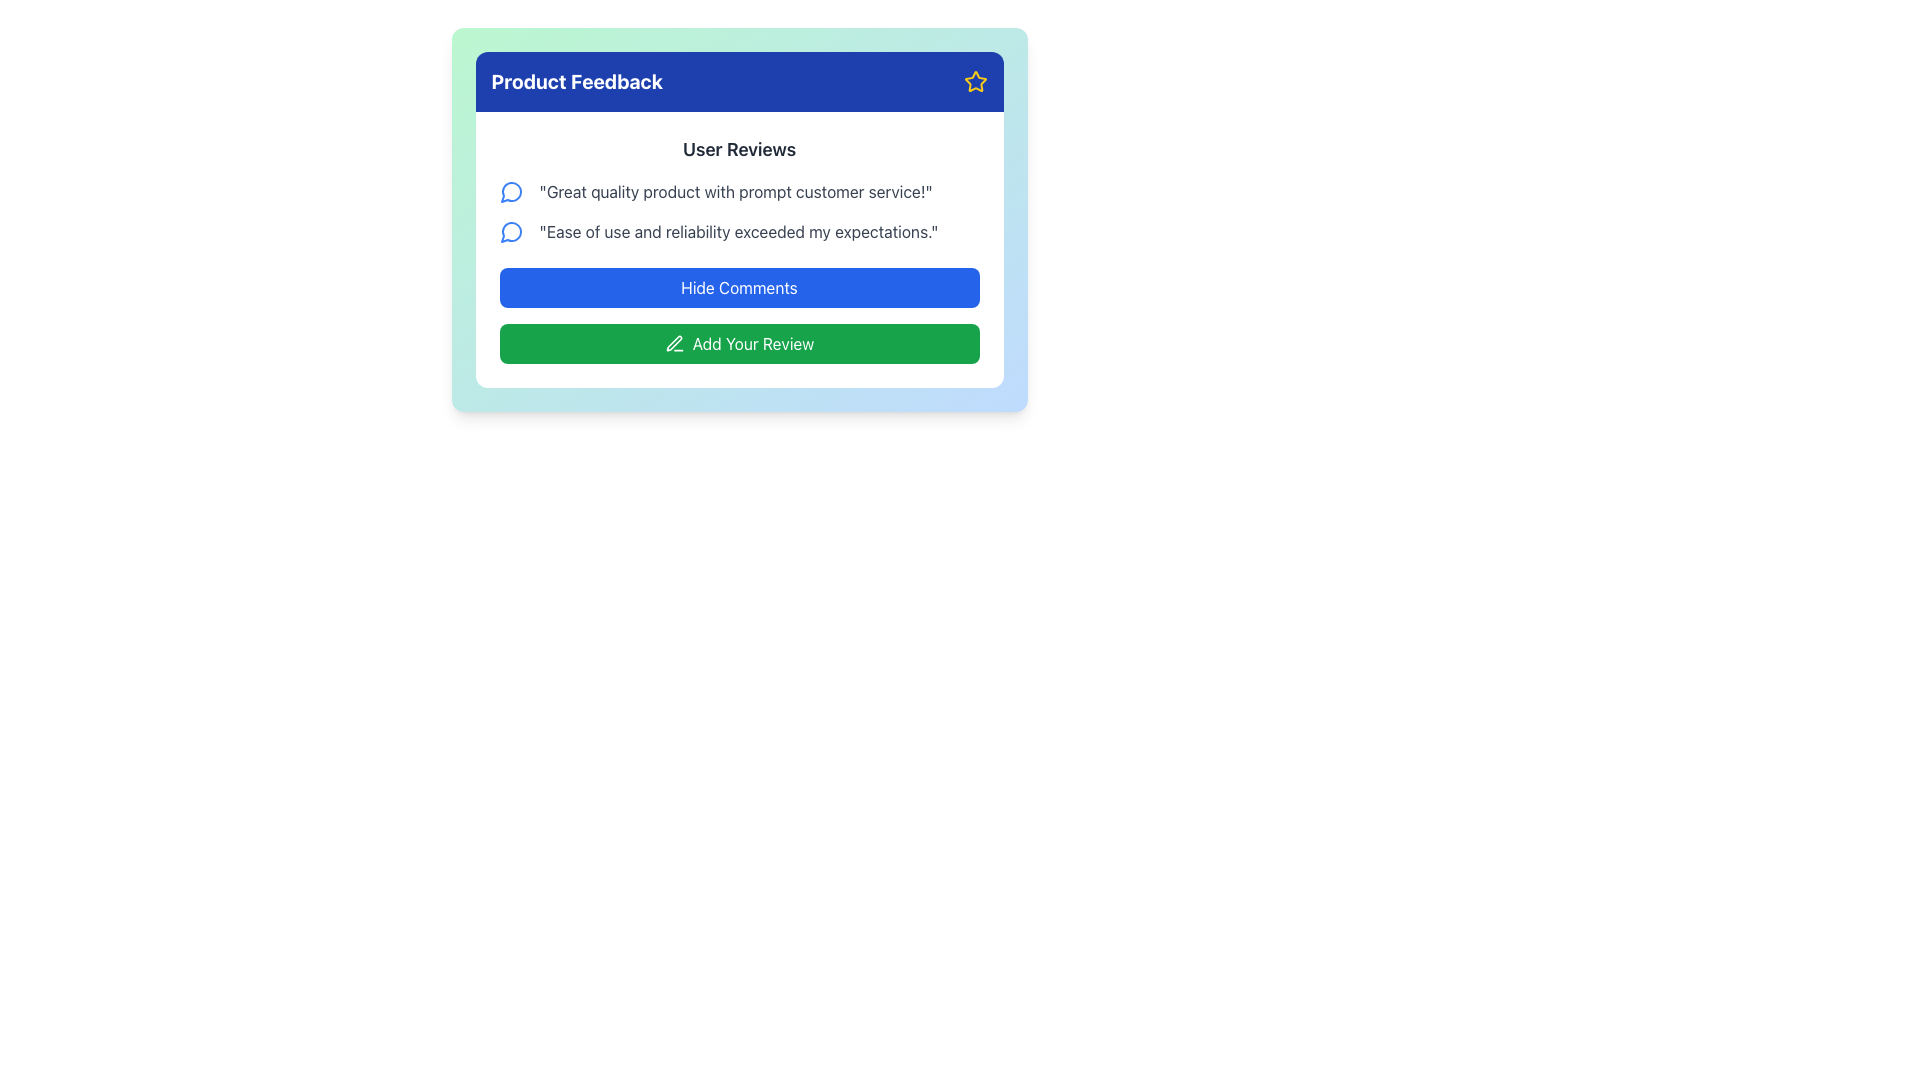  What do you see at coordinates (738, 192) in the screenshot?
I see `first review text in the 'User Reviews' section of the 'Product Feedback' panel, which states 'Great quality product with prompt customer service!'` at bounding box center [738, 192].